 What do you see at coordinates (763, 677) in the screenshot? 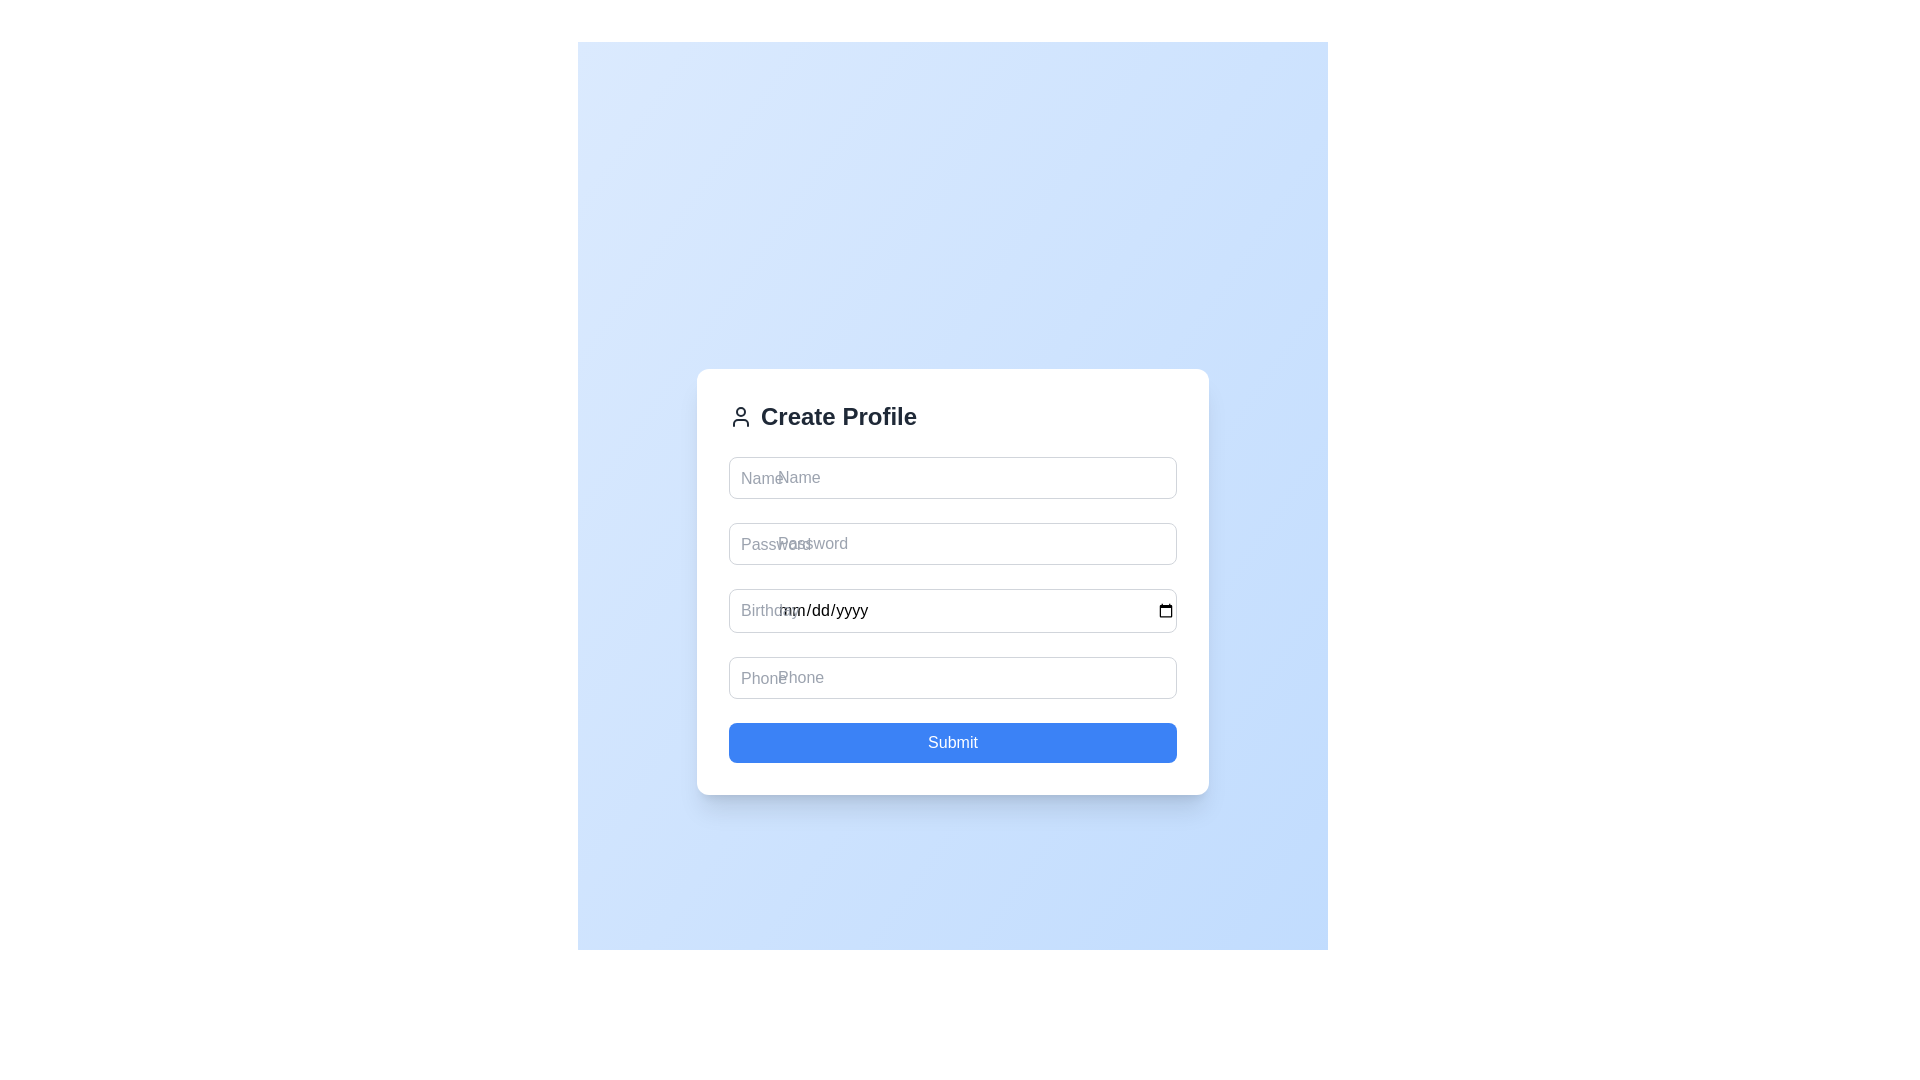
I see `the label indicating that the adjacent text input field is for entering a phone number, positioned at the upper-left corner of the input field in the fourth vertical sequence of input fields` at bounding box center [763, 677].